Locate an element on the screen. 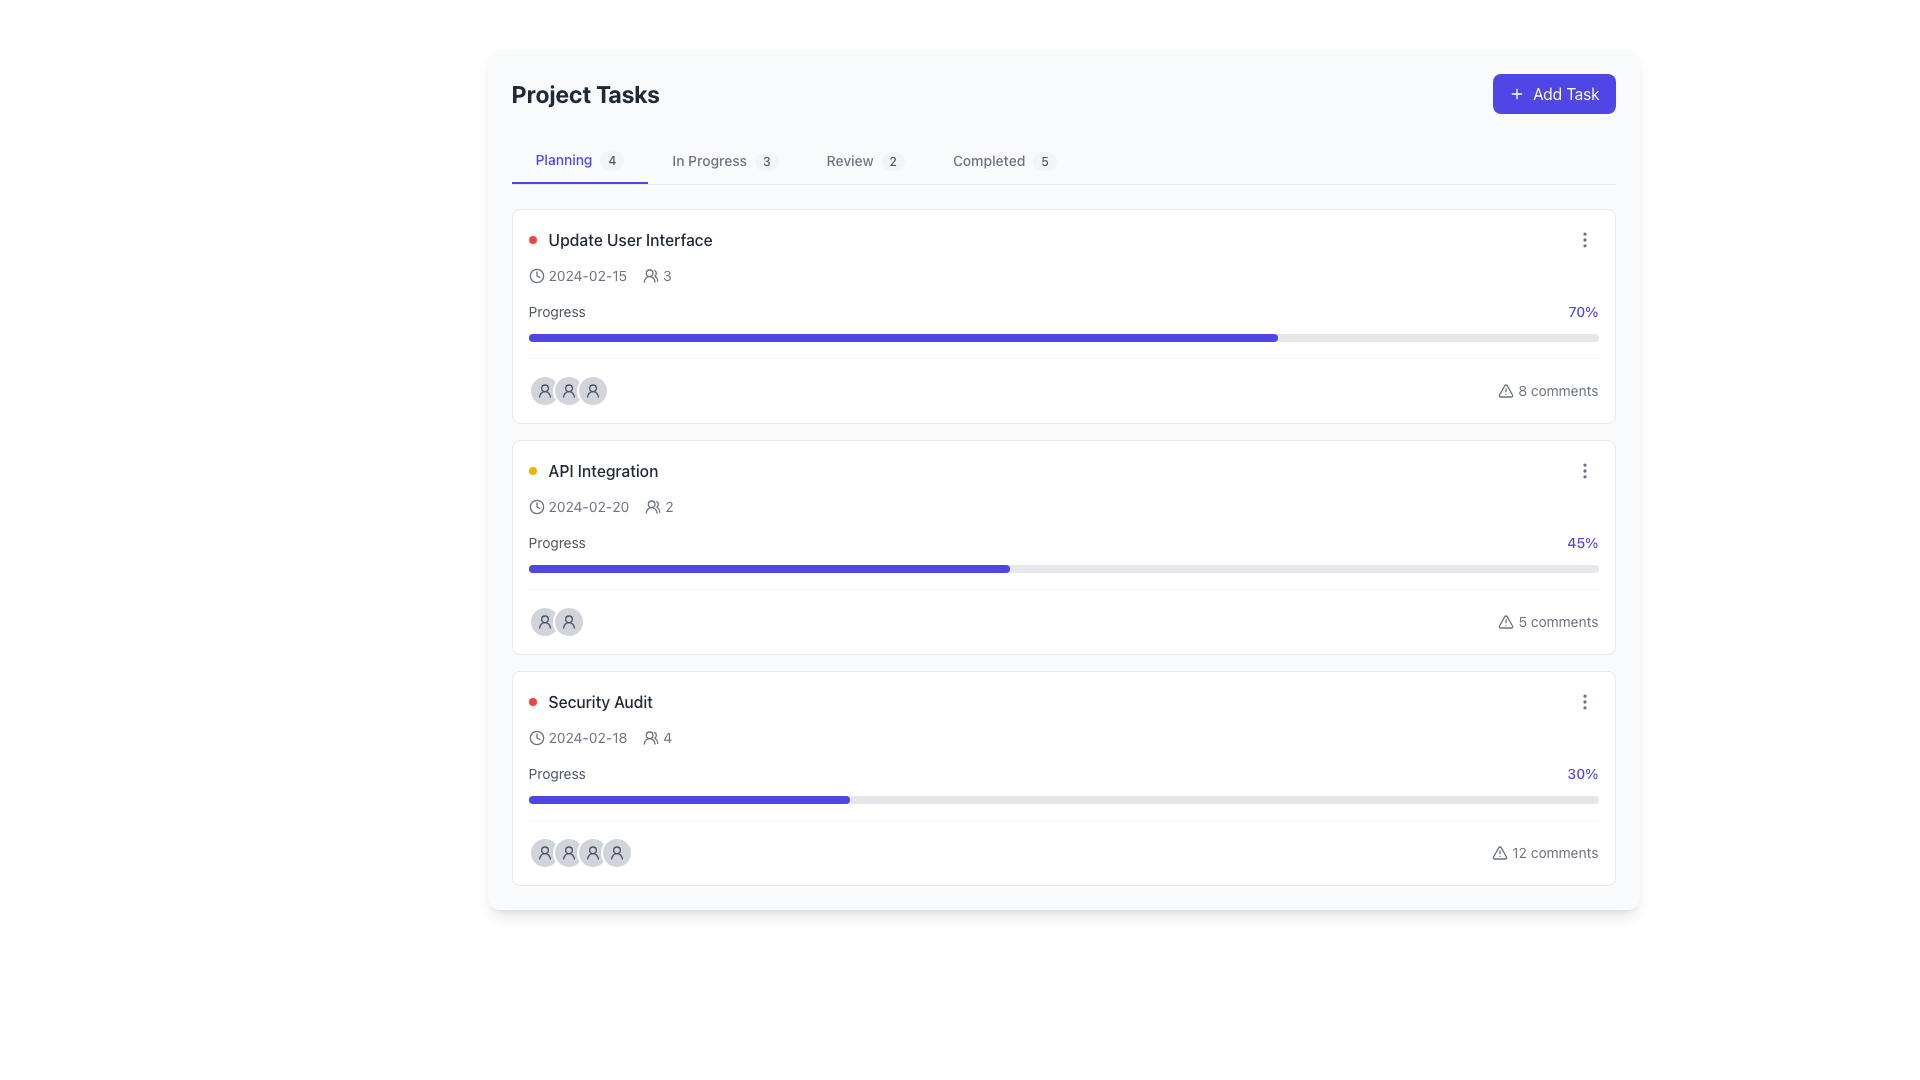  the visual progress of the progress bar labeled 'Progress' indicating '45%' in the 'API Integration' section is located at coordinates (1062, 552).